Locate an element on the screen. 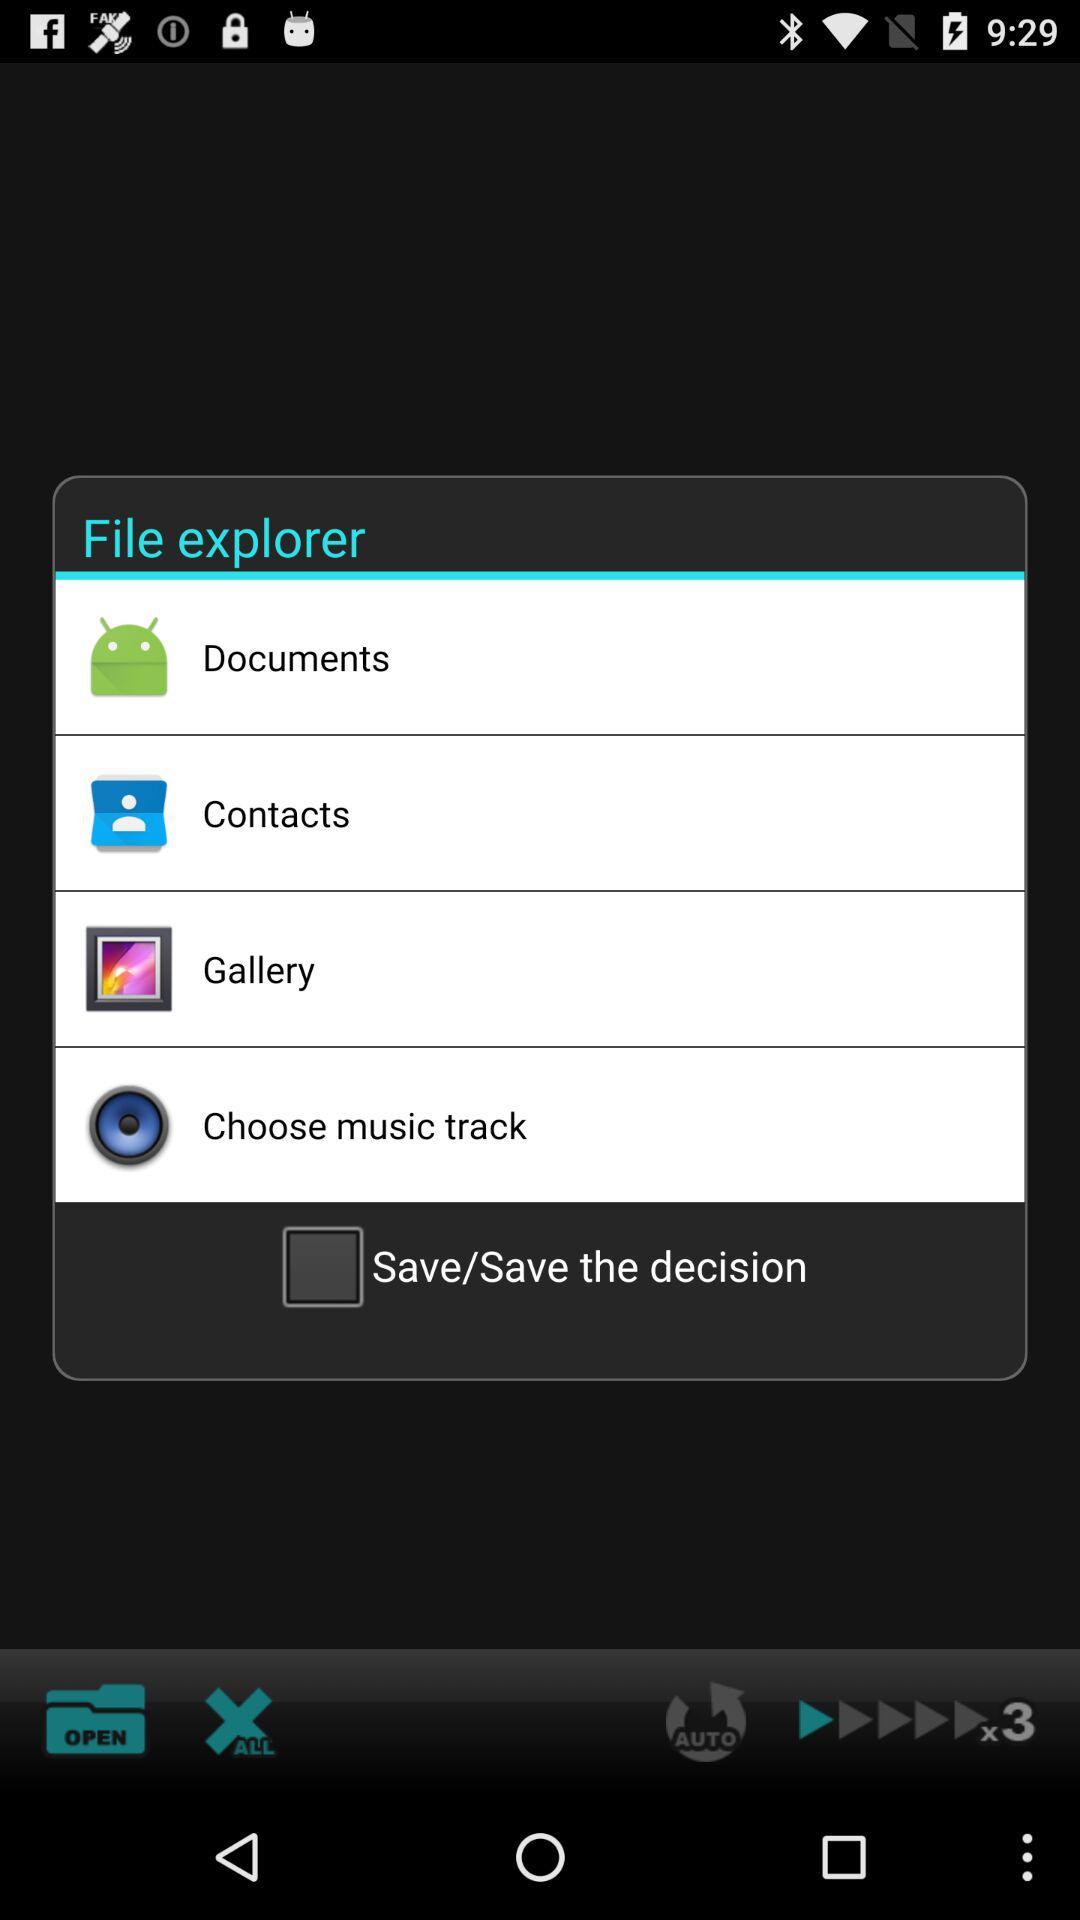 This screenshot has width=1080, height=1920. the contacts item is located at coordinates (586, 812).